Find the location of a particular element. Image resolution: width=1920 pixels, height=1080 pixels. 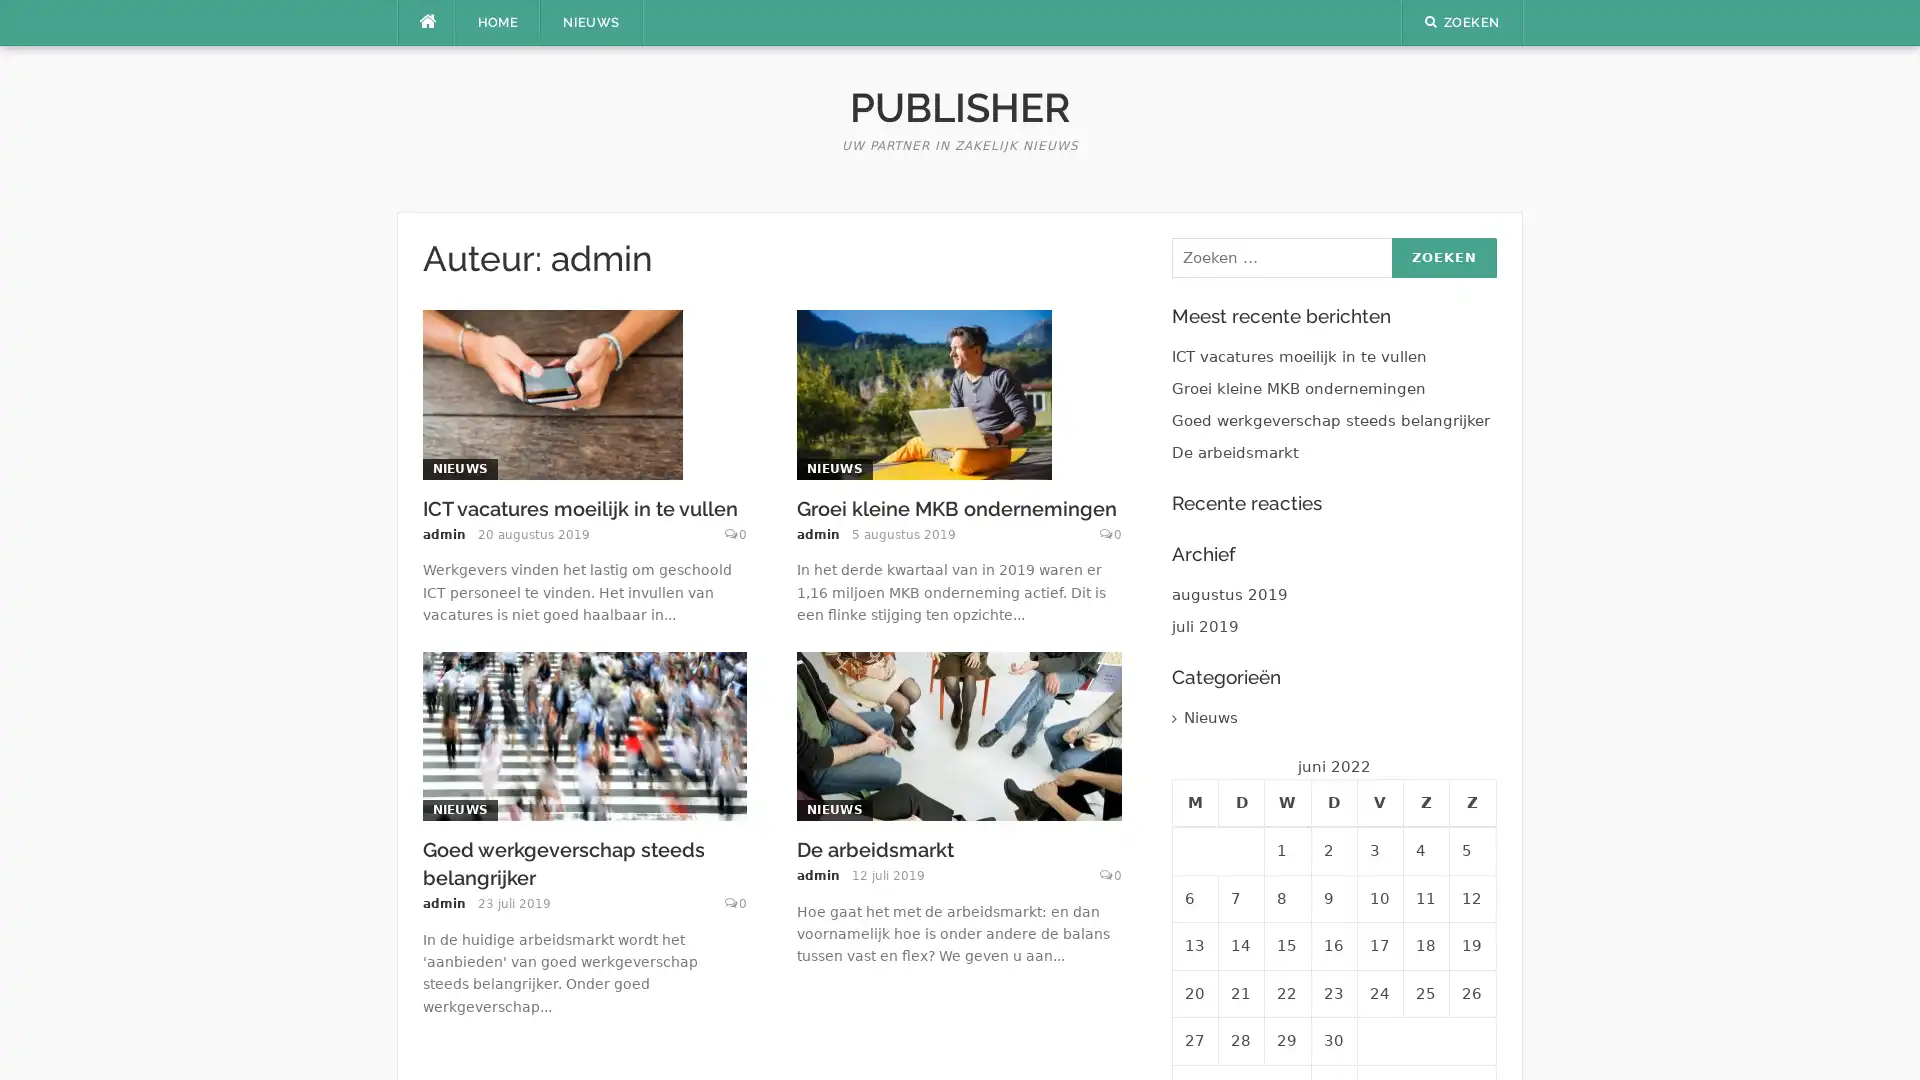

Zoeken is located at coordinates (1443, 257).